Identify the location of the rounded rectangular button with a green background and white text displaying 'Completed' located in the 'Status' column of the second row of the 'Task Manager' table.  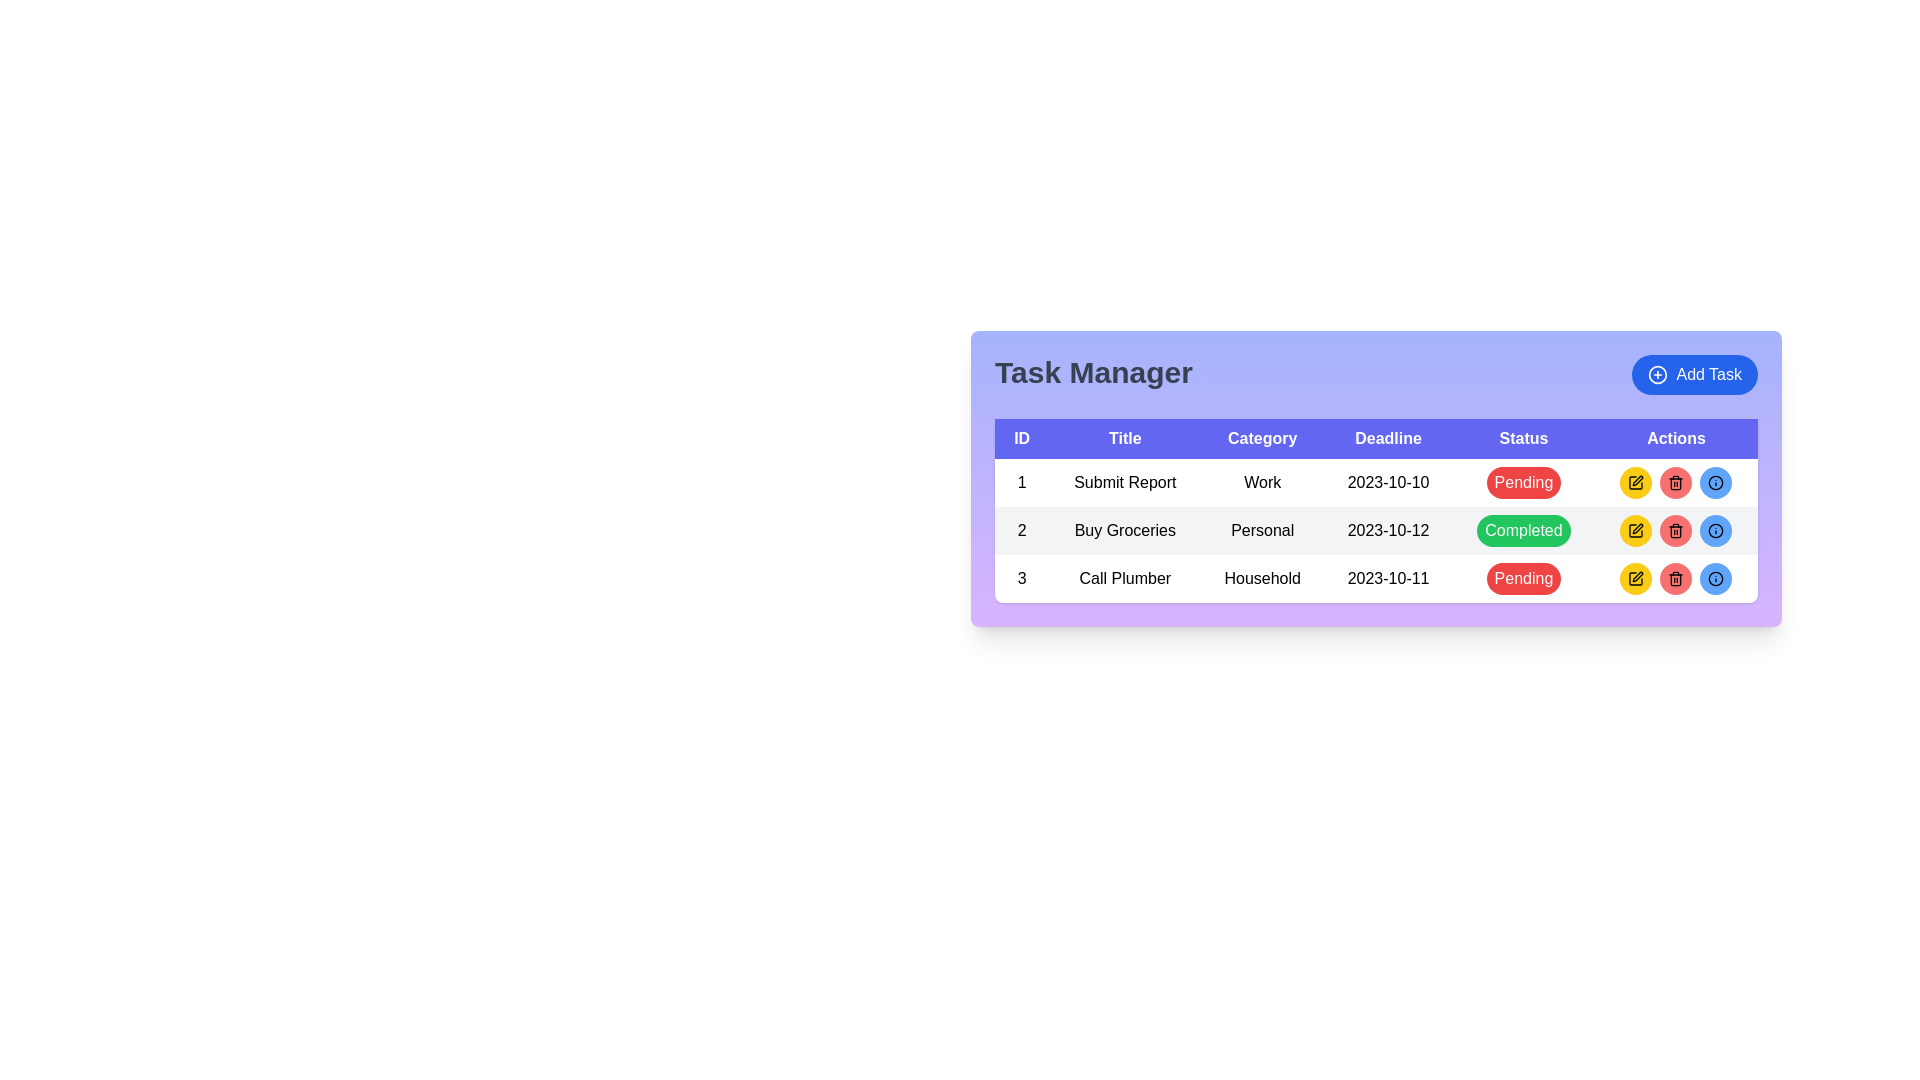
(1522, 530).